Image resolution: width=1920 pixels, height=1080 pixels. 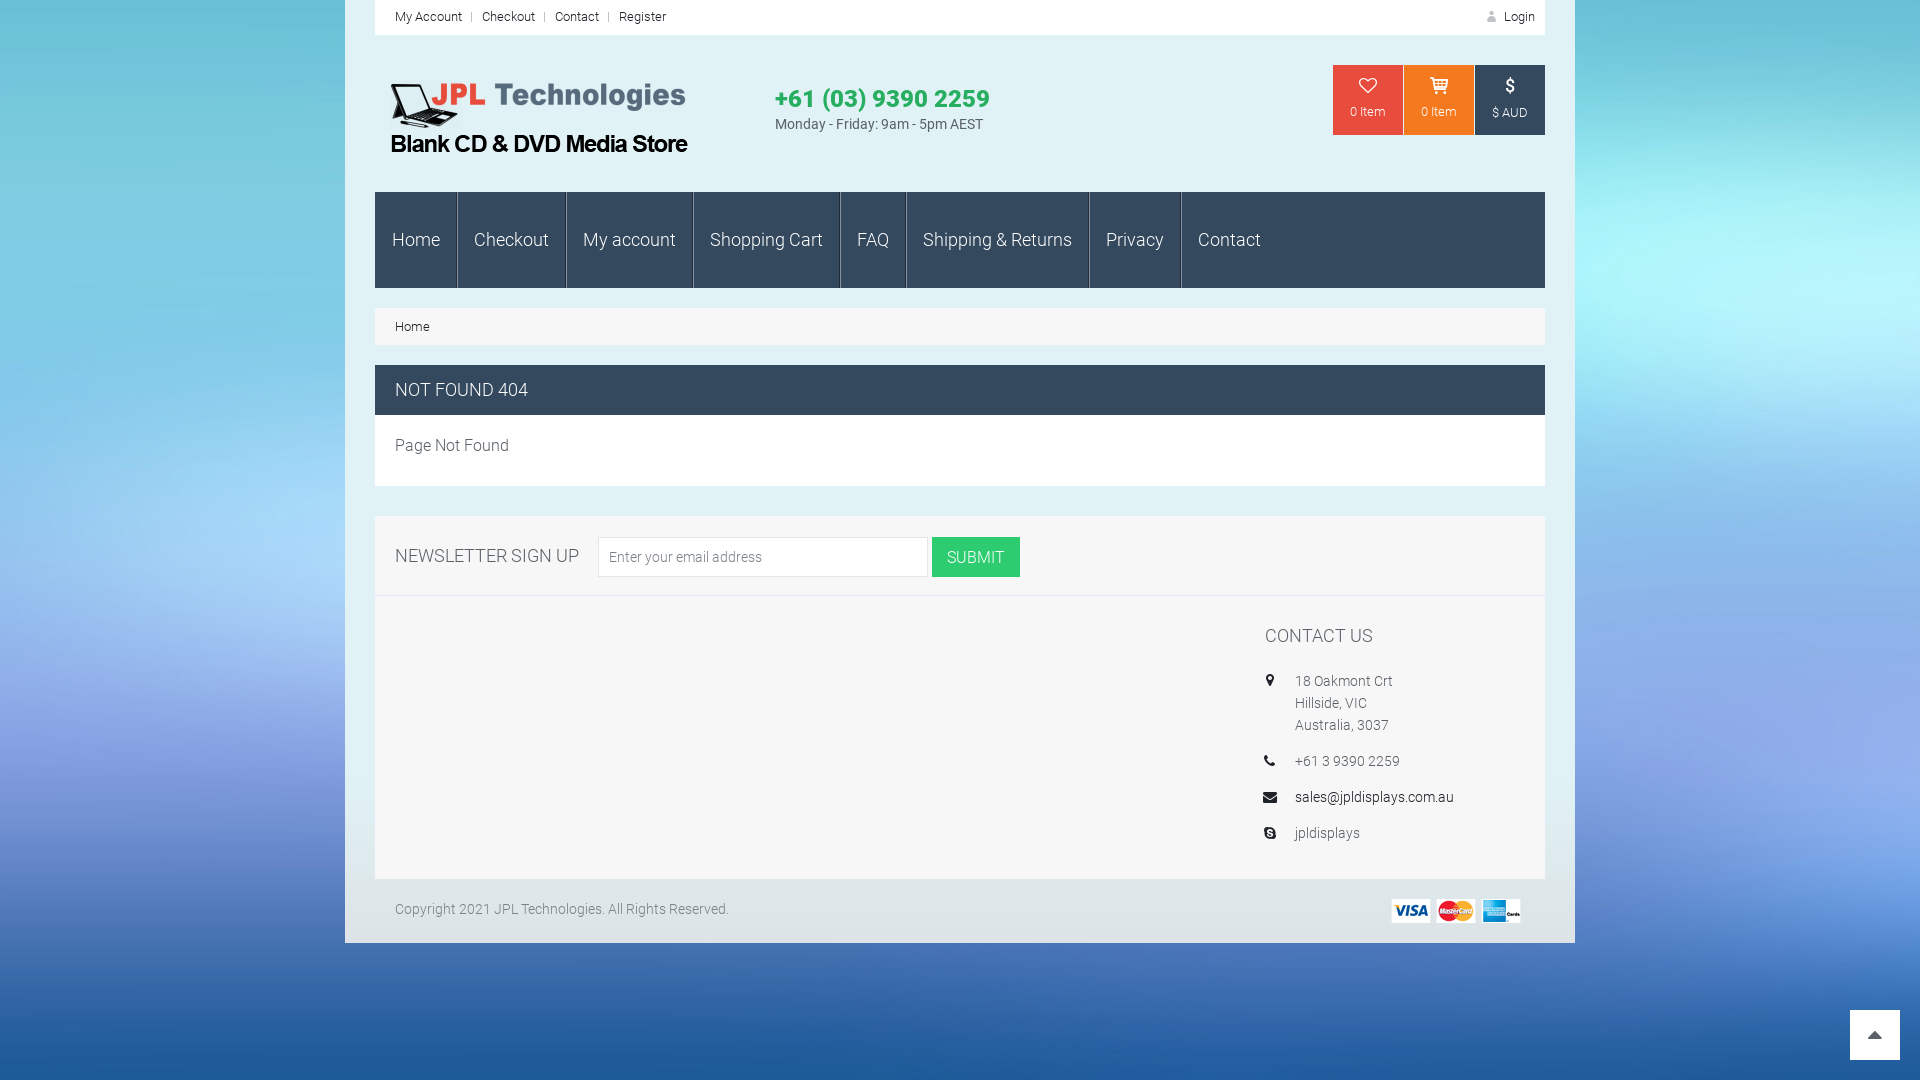 What do you see at coordinates (642, 16) in the screenshot?
I see `'Register'` at bounding box center [642, 16].